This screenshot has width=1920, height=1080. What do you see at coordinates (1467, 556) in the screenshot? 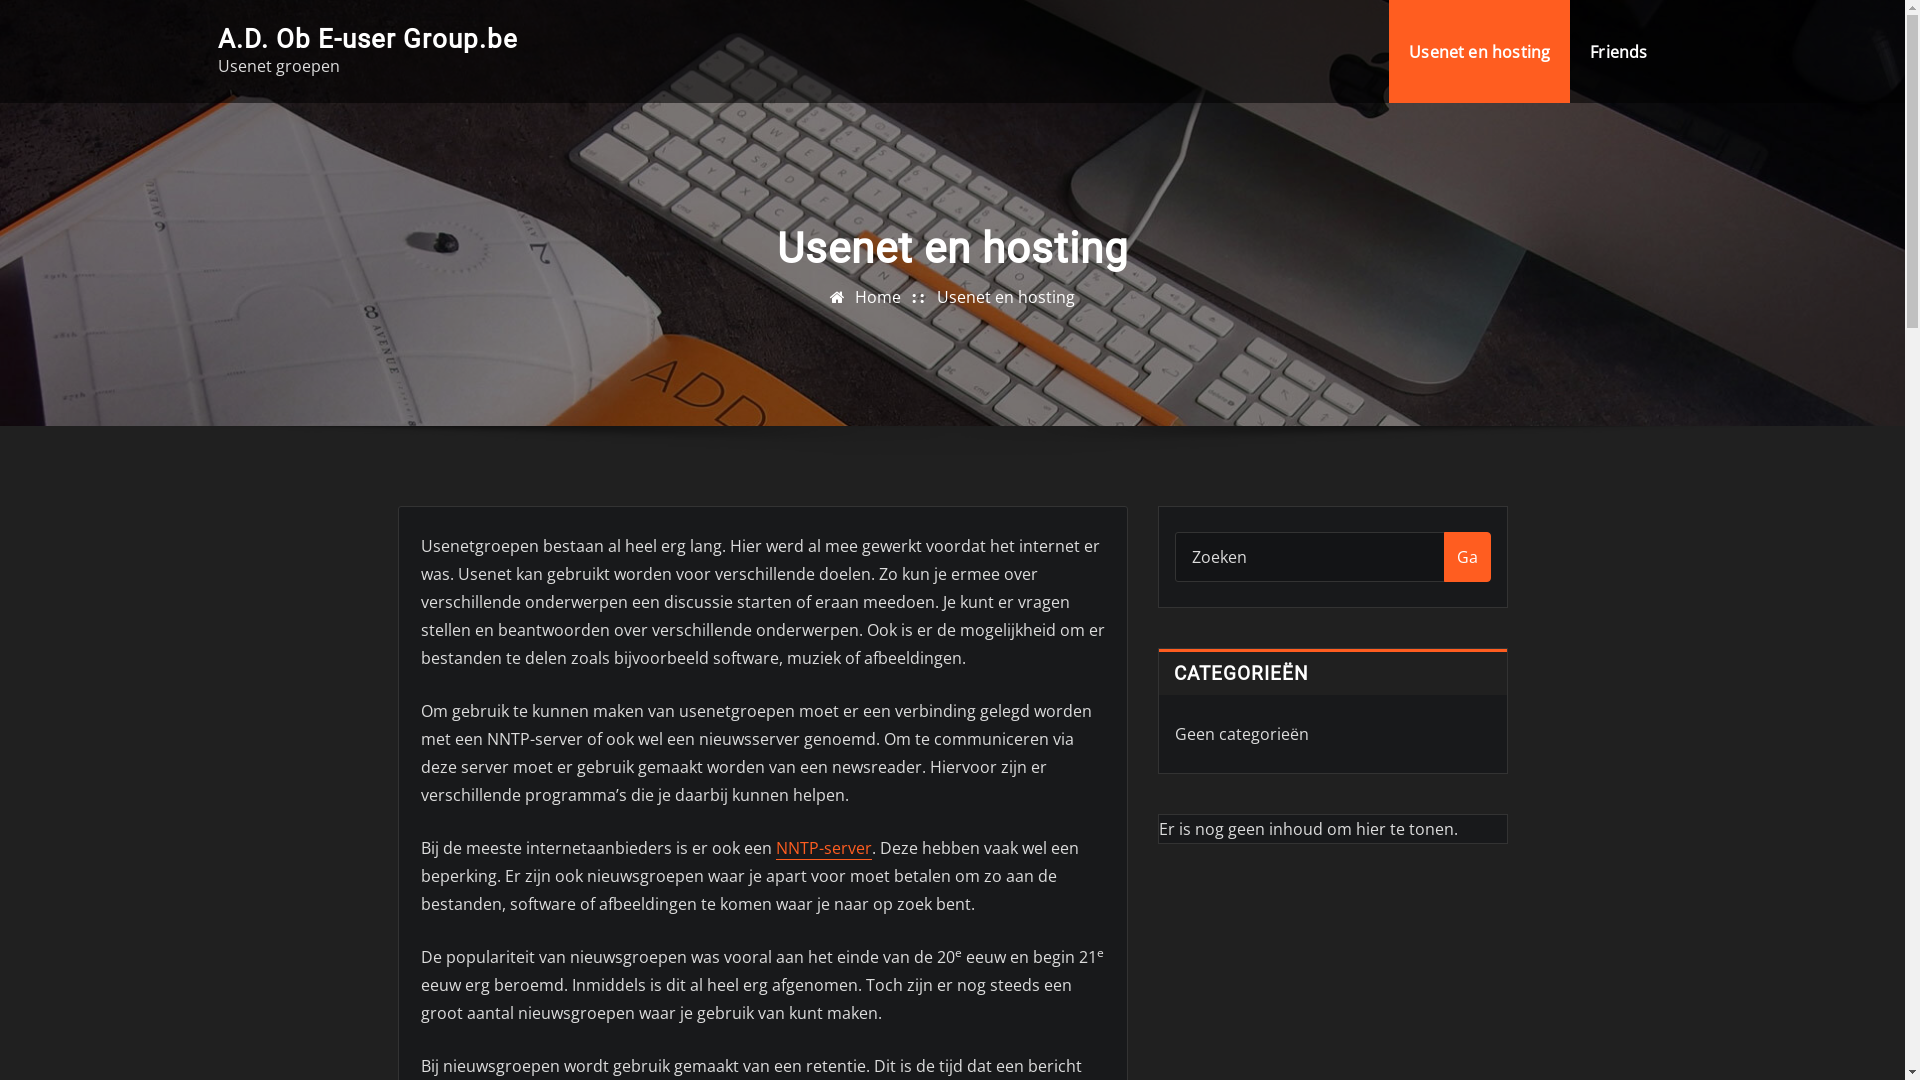
I see `'Ga'` at bounding box center [1467, 556].